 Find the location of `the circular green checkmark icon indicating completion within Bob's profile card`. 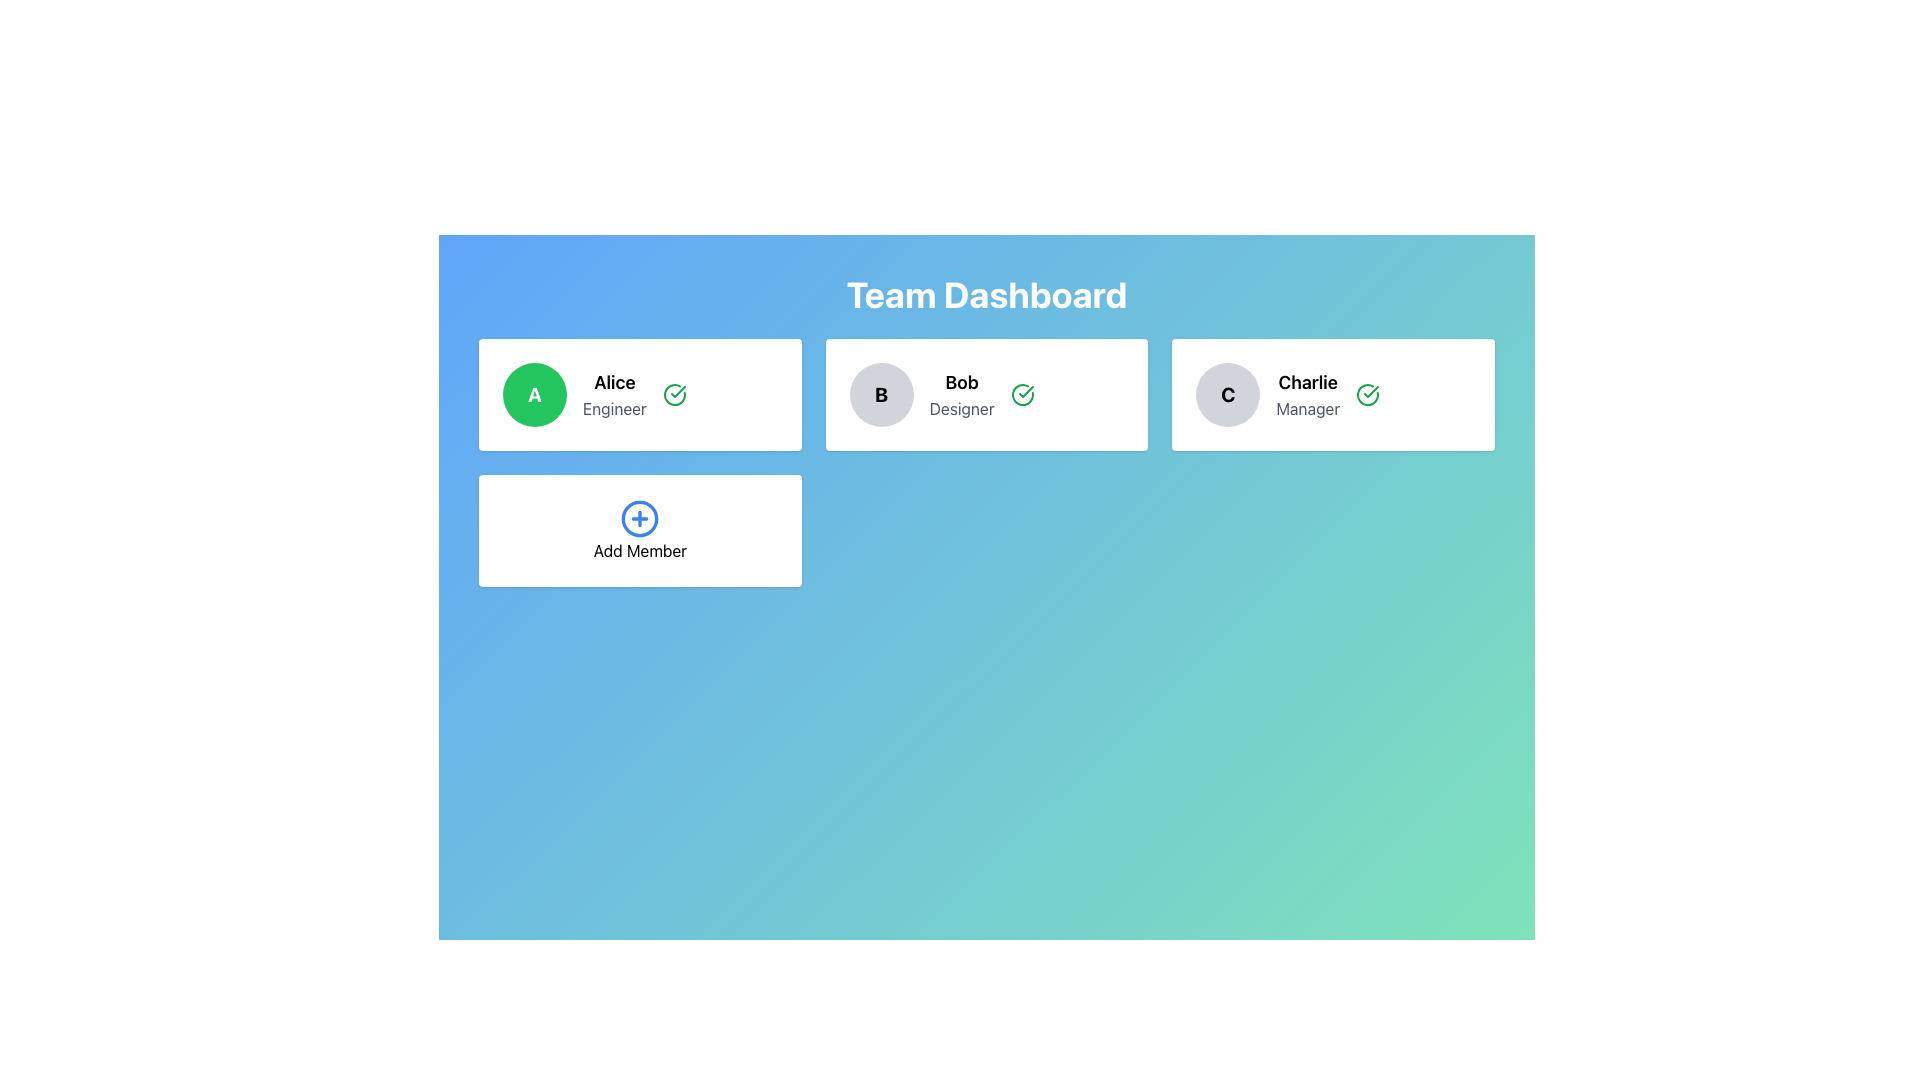

the circular green checkmark icon indicating completion within Bob's profile card is located at coordinates (1022, 394).